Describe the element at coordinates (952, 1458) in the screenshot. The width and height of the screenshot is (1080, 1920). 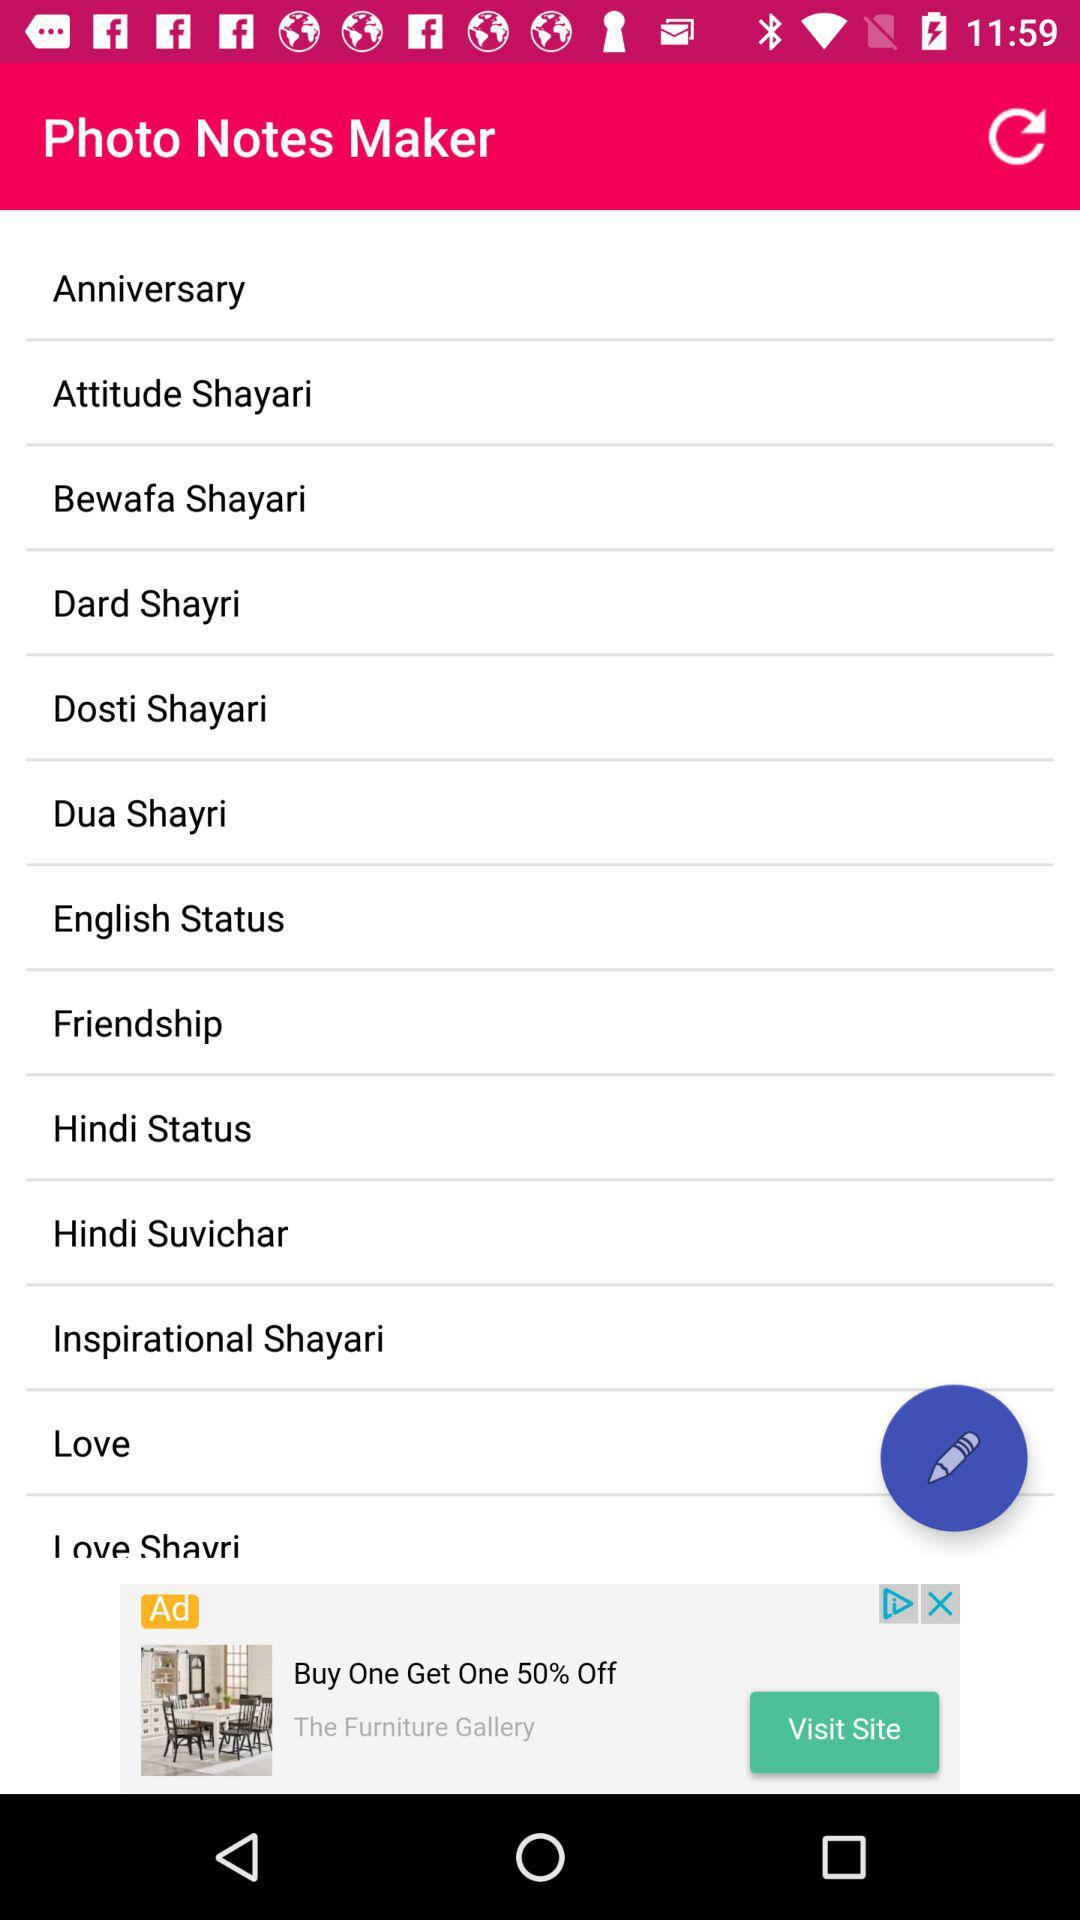
I see `the edit icon` at that location.